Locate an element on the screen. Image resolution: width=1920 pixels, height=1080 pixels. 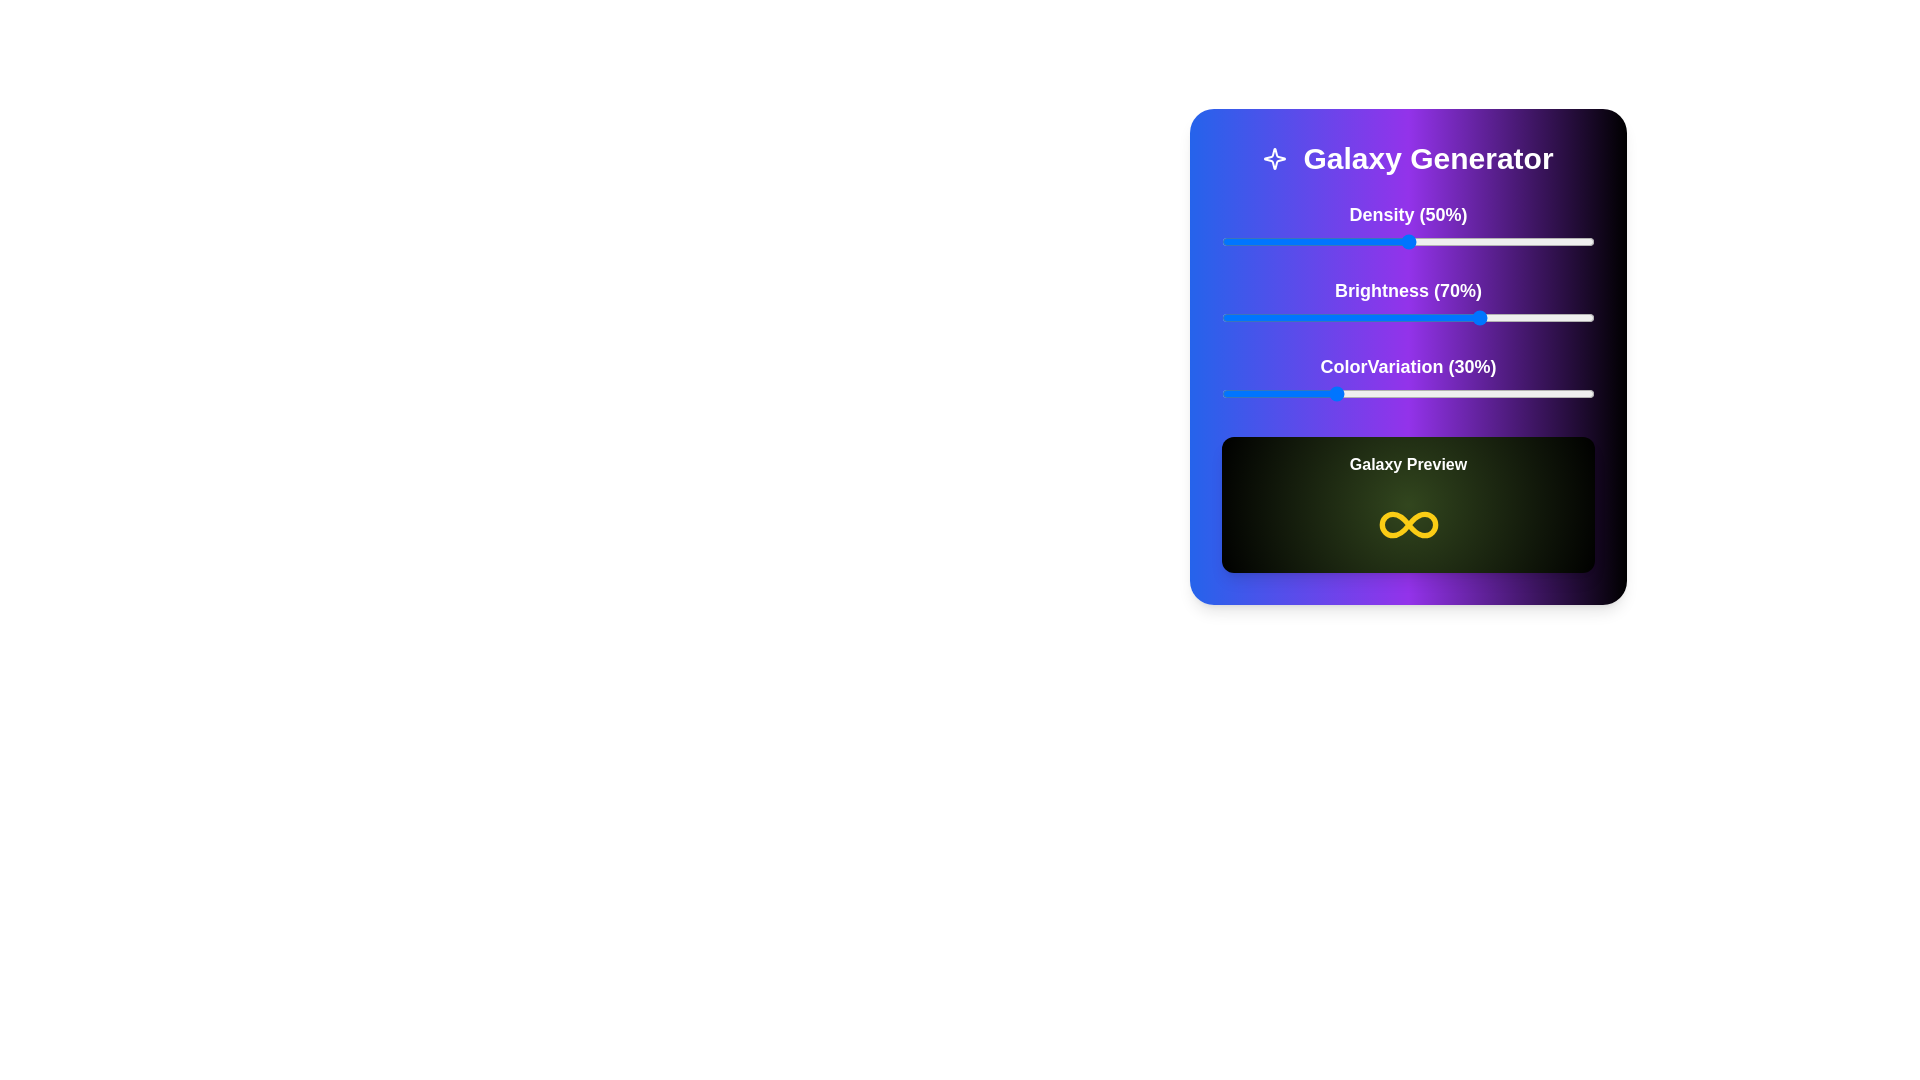
the 'Density' slider to 38% is located at coordinates (1362, 241).